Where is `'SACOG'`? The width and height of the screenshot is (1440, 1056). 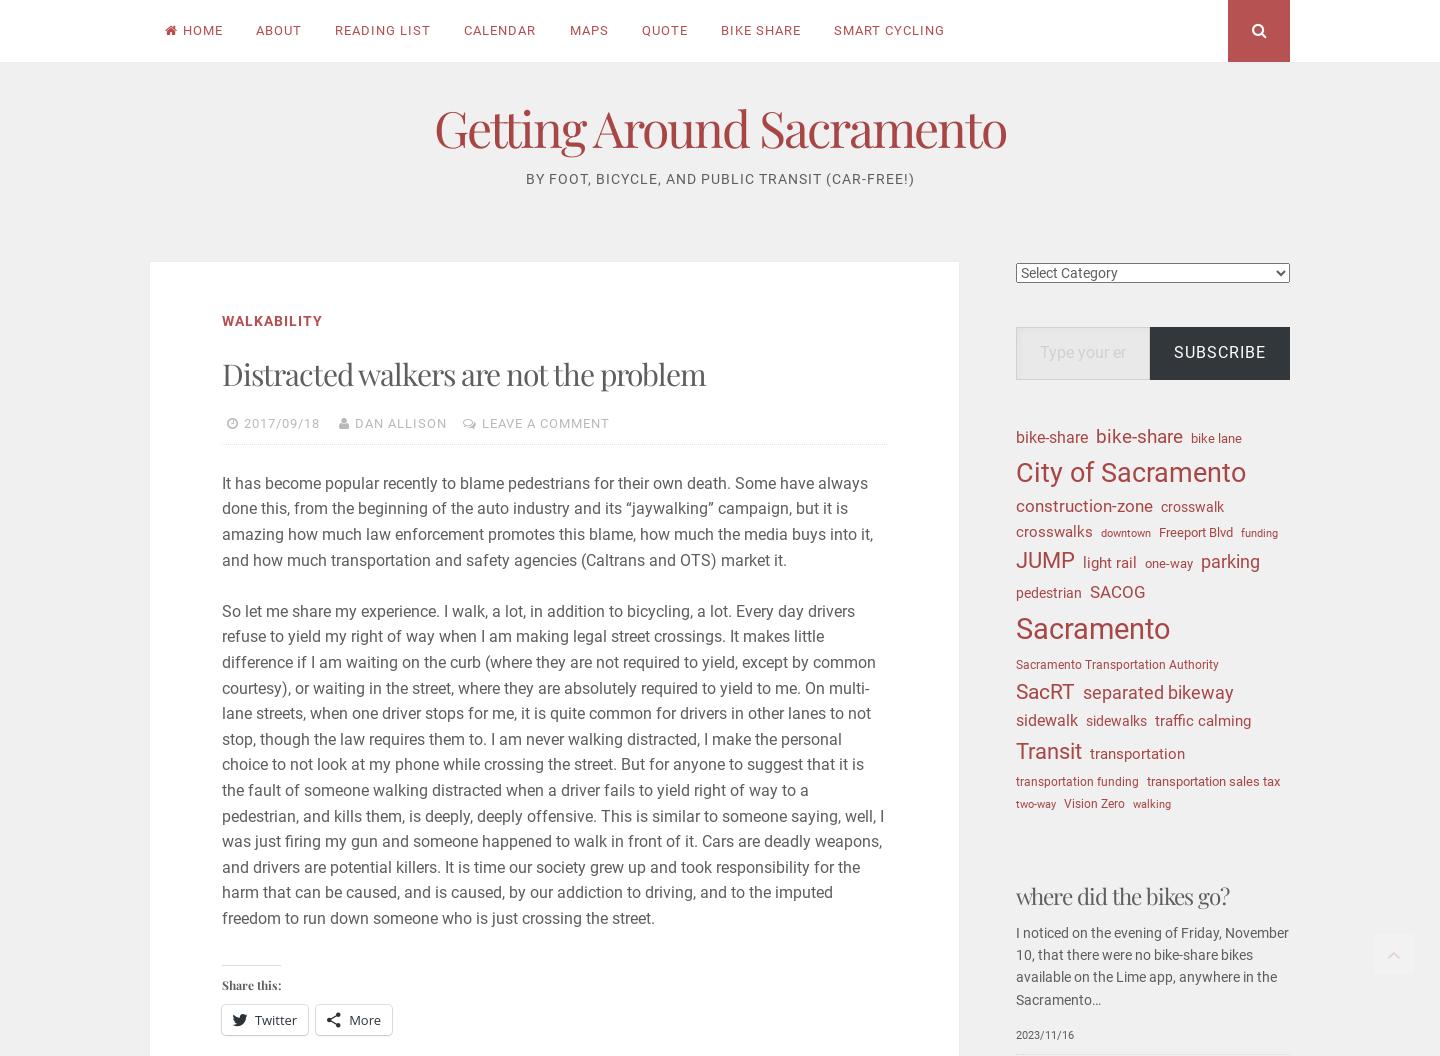
'SACOG' is located at coordinates (1117, 591).